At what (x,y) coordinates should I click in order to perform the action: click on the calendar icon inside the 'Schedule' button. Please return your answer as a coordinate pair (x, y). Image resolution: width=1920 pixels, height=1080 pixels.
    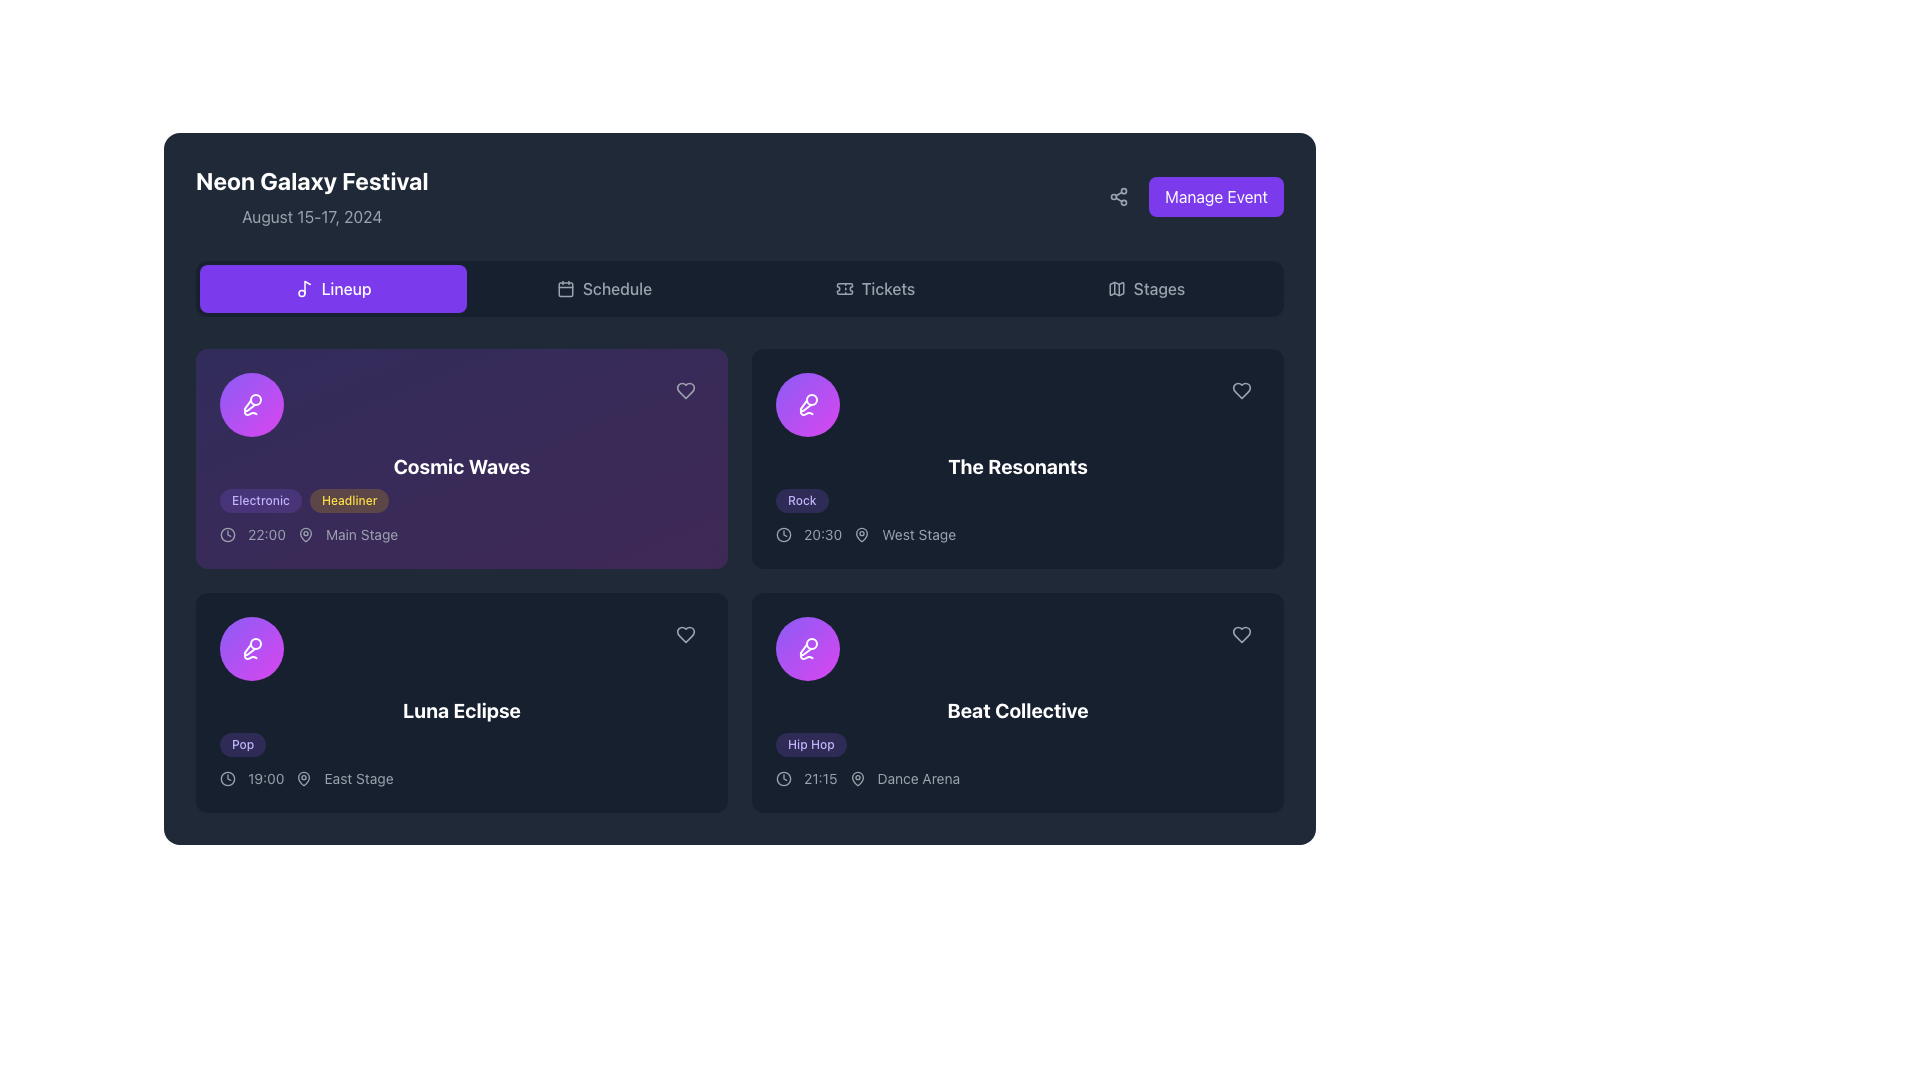
    Looking at the image, I should click on (565, 289).